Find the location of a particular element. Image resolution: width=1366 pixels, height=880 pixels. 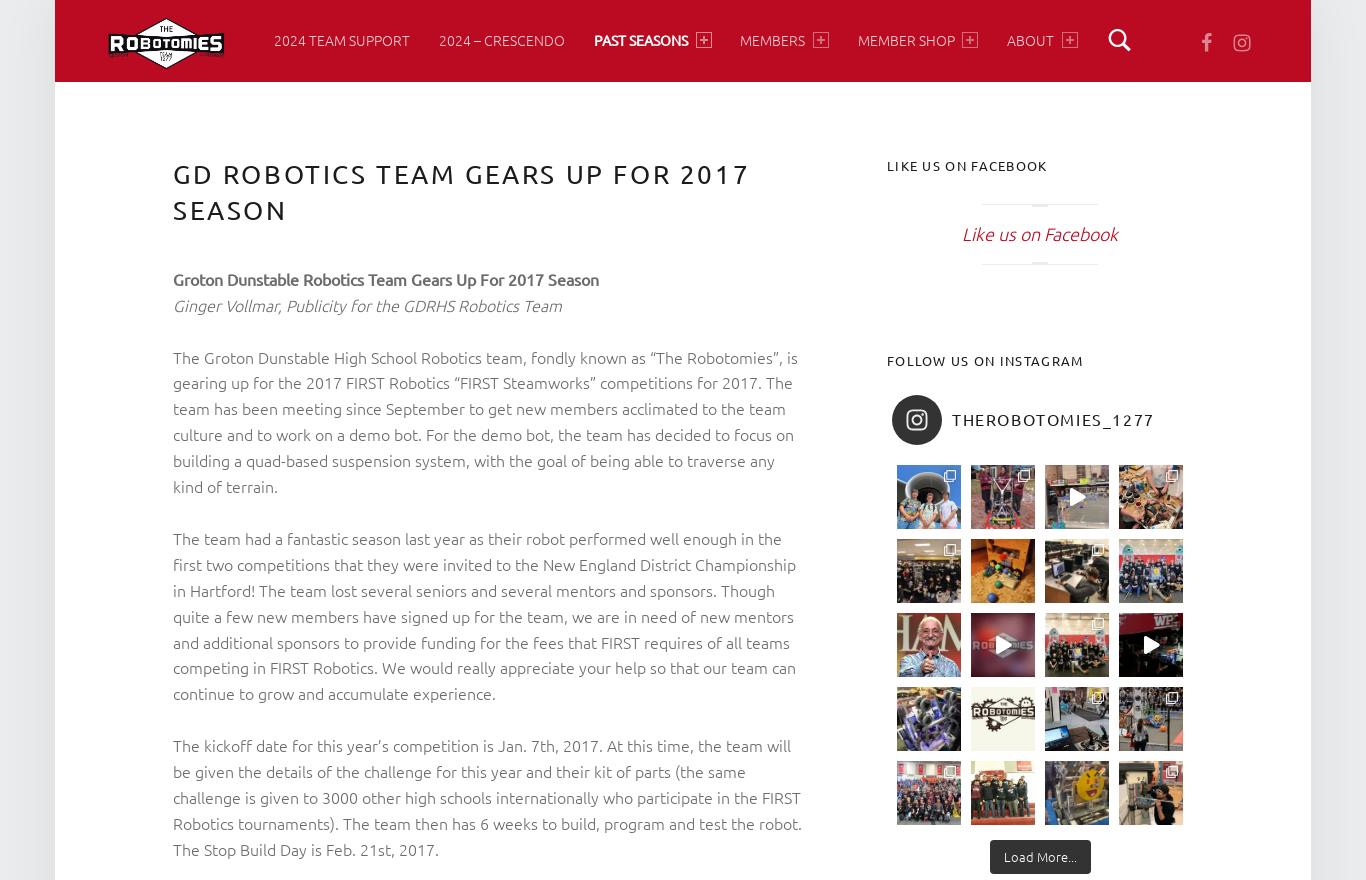

'The Groton Dunstable High School Robotics team, fondly known as “The Robotomies”, is gearing up for the 2017 FIRST Robotics “FIRST Steamworks” competitions for 2017. The team has been meeting since September to get new members acclimated to the team culture and to work on a demo bot. For the demo bot, the team has decided to focus on building a quad-based suspension system, with the goal of being able to traverse any kind of terrain.' is located at coordinates (485, 420).